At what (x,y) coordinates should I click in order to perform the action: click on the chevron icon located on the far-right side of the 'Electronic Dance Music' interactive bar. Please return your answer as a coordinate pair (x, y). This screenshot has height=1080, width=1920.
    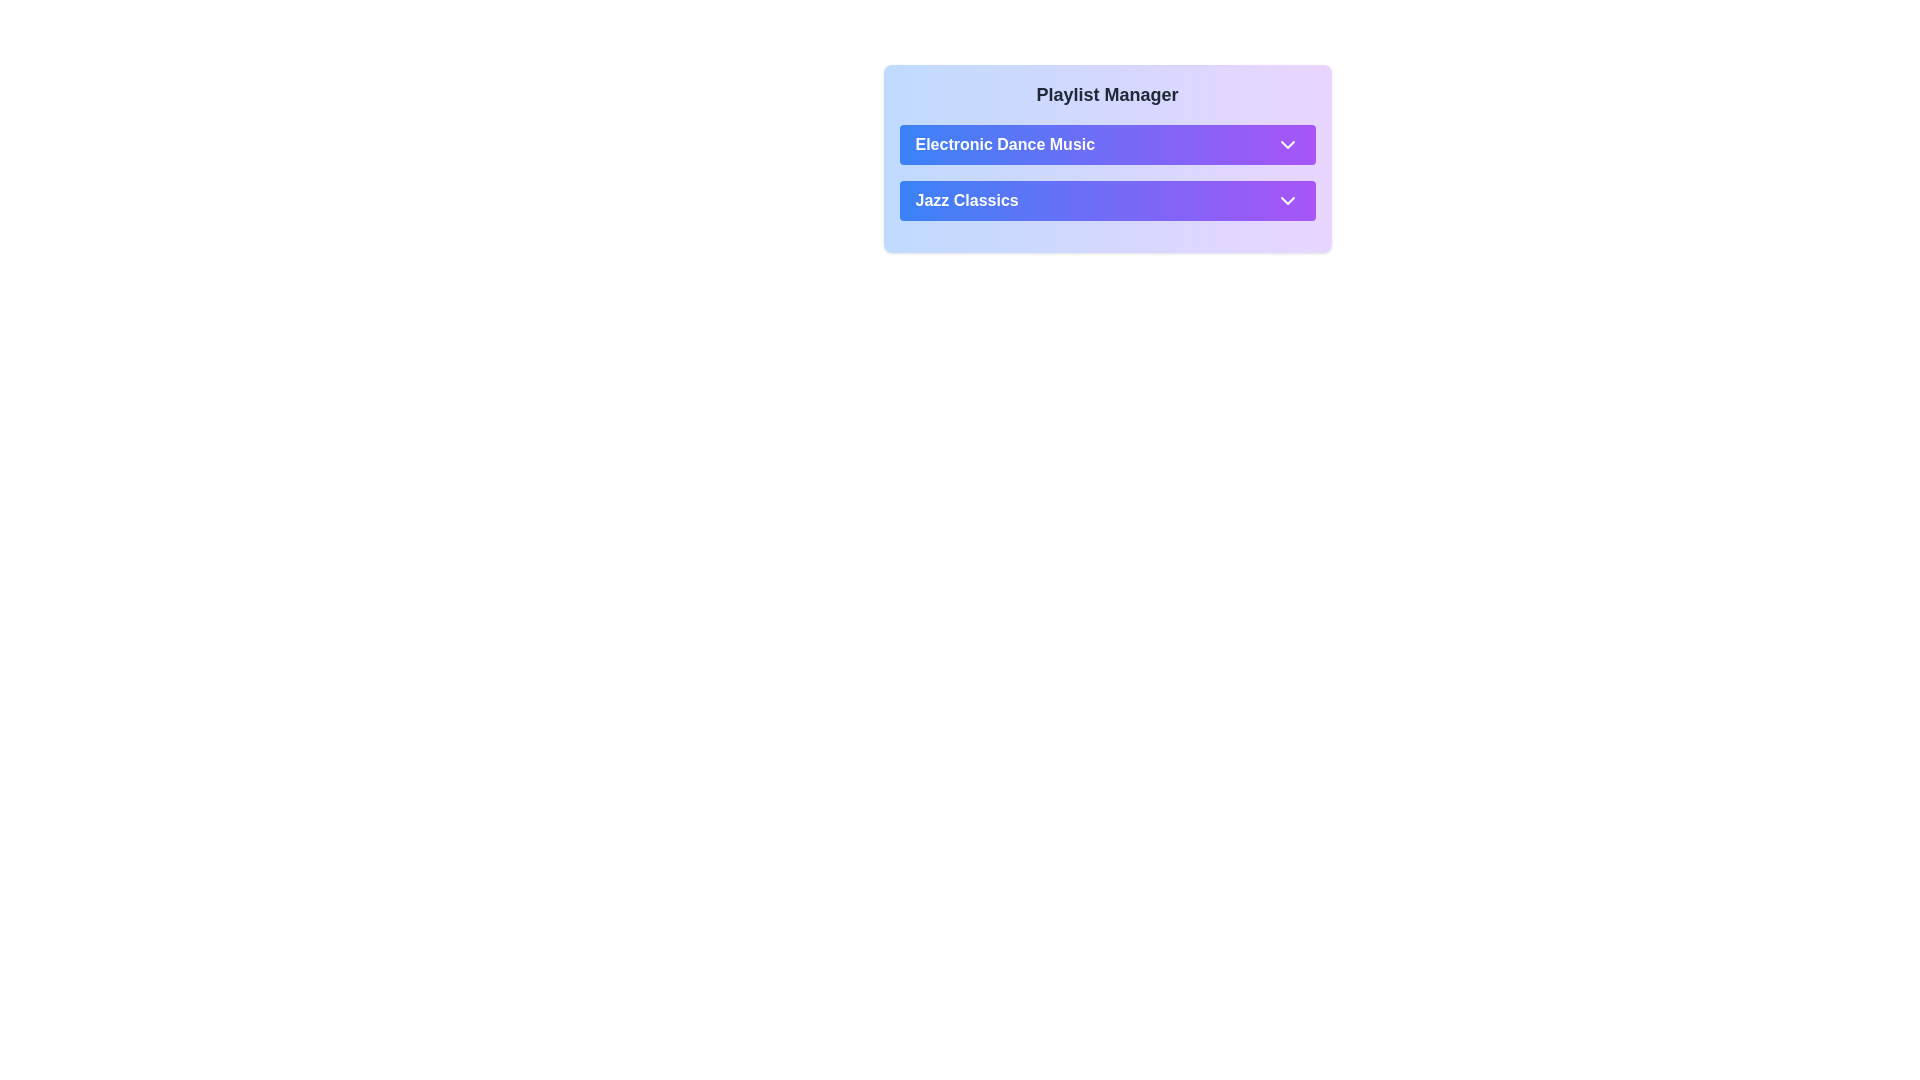
    Looking at the image, I should click on (1287, 144).